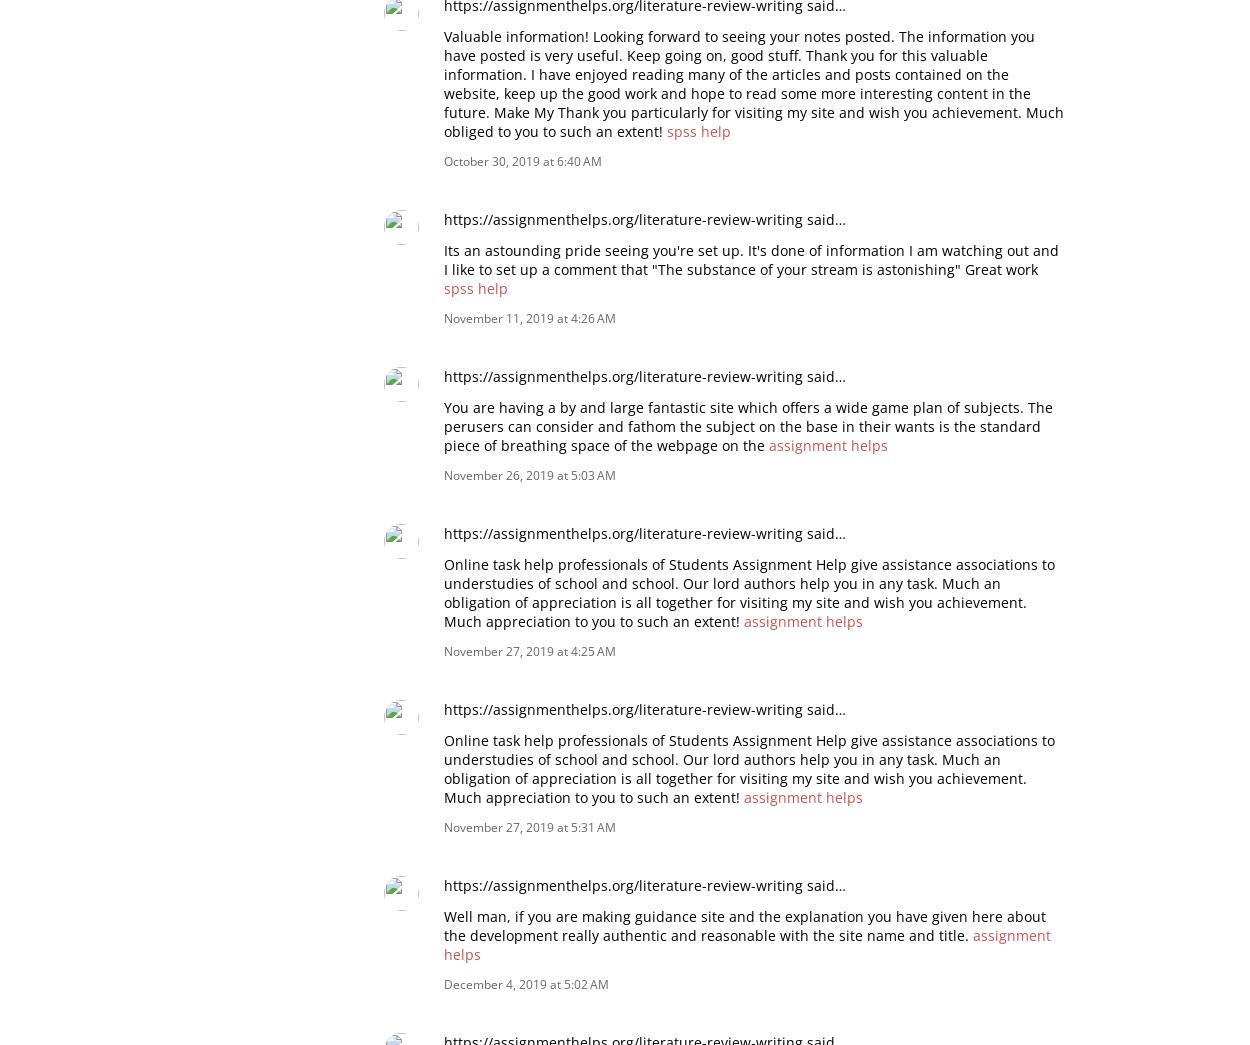 The height and width of the screenshot is (1045, 1250). What do you see at coordinates (530, 473) in the screenshot?
I see `'November 26, 2019 at 5:03 AM'` at bounding box center [530, 473].